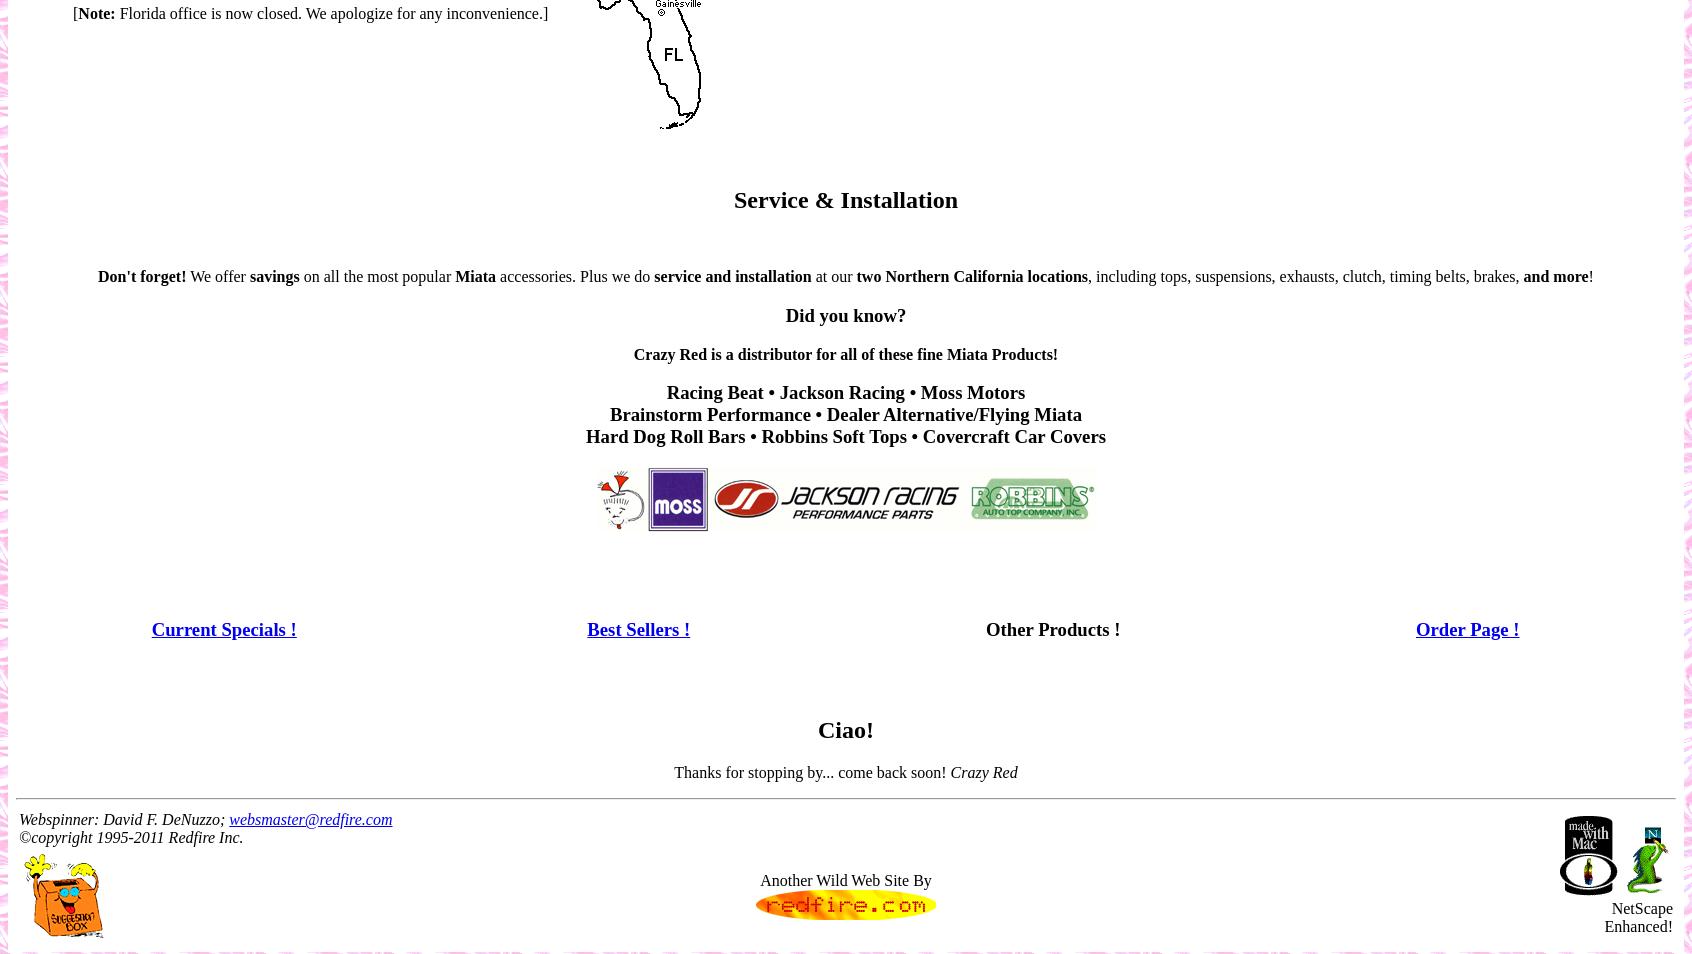 The width and height of the screenshot is (1692, 954). What do you see at coordinates (950, 771) in the screenshot?
I see `'Crazy Red'` at bounding box center [950, 771].